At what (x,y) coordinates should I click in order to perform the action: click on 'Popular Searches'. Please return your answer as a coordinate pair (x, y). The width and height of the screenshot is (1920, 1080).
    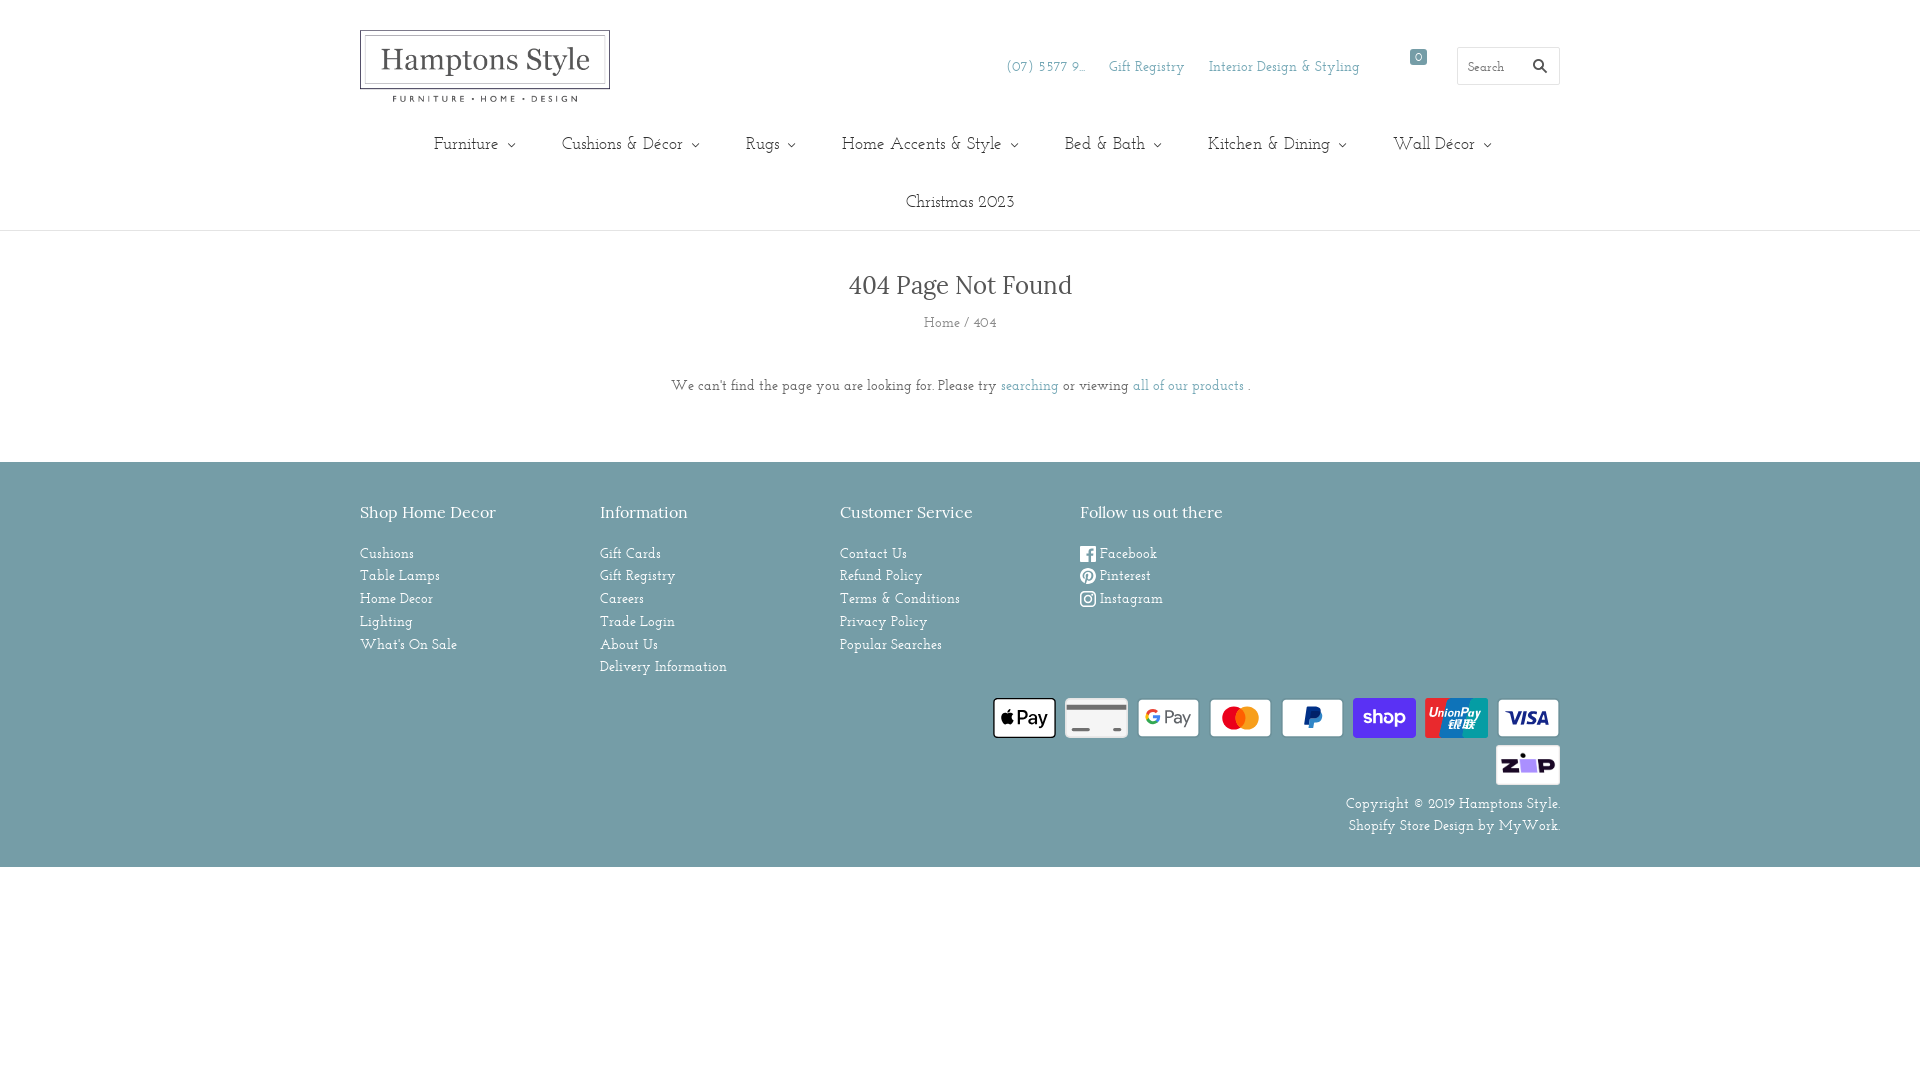
    Looking at the image, I should click on (840, 643).